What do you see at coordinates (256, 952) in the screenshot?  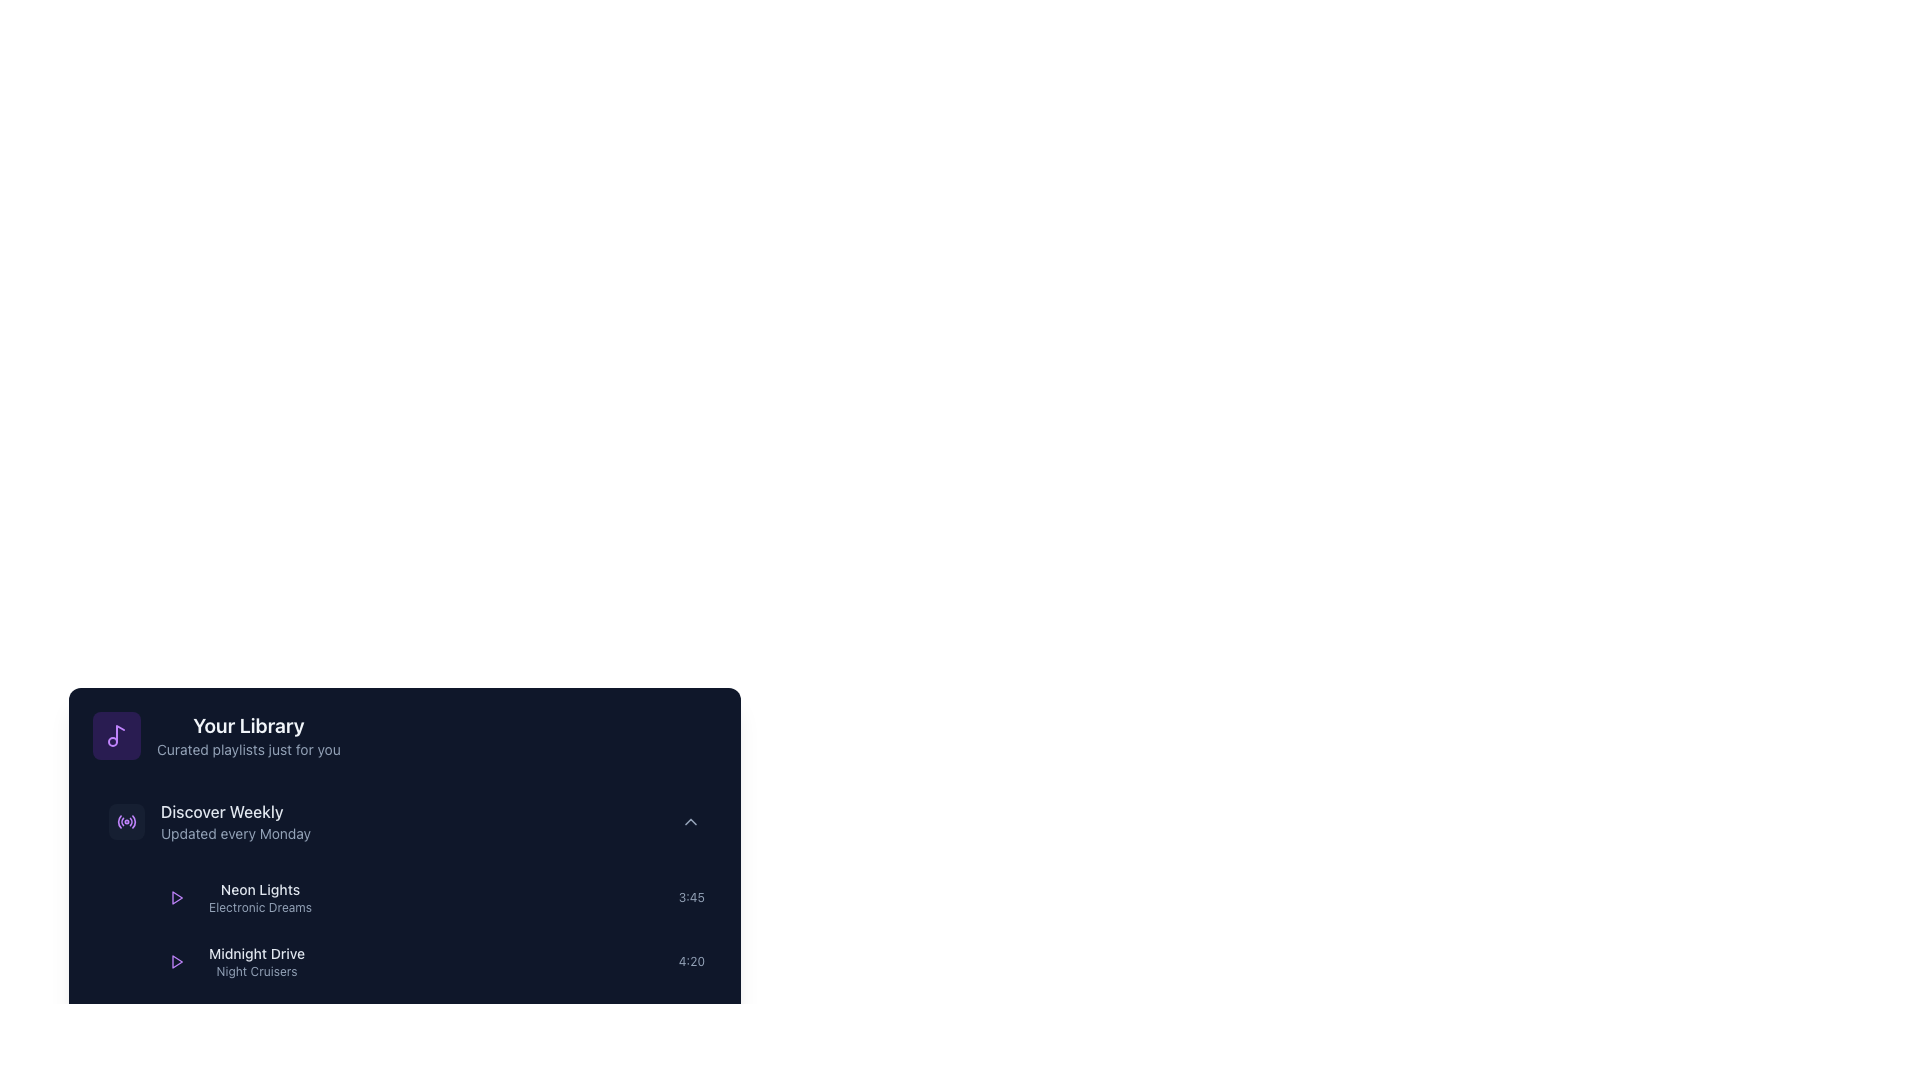 I see `the text label reading 'Midnight Drive' which is styled in a smaller bold font and rendered in light slate color, located in the 'Discover Weekly' playlist interface` at bounding box center [256, 952].